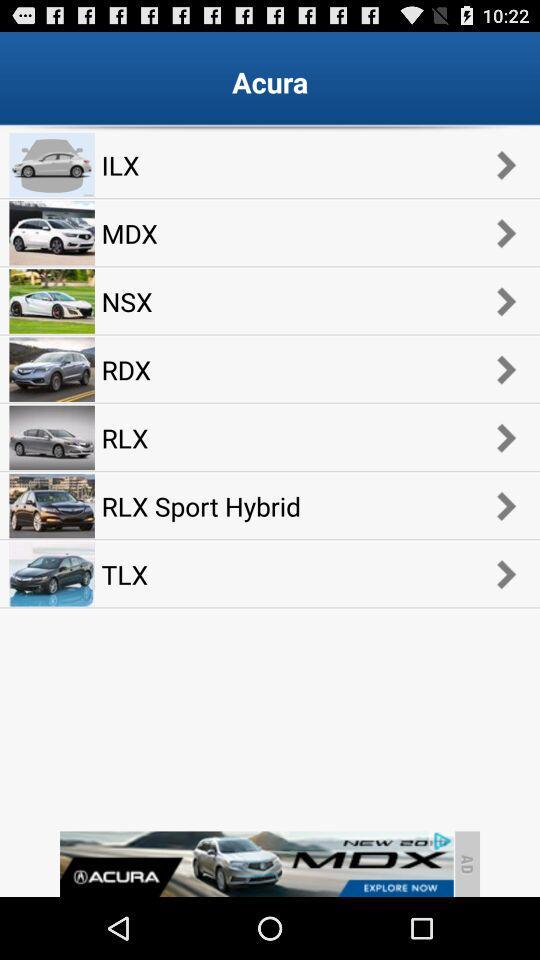 The width and height of the screenshot is (540, 960). What do you see at coordinates (256, 863) in the screenshot?
I see `clickable advertisement` at bounding box center [256, 863].